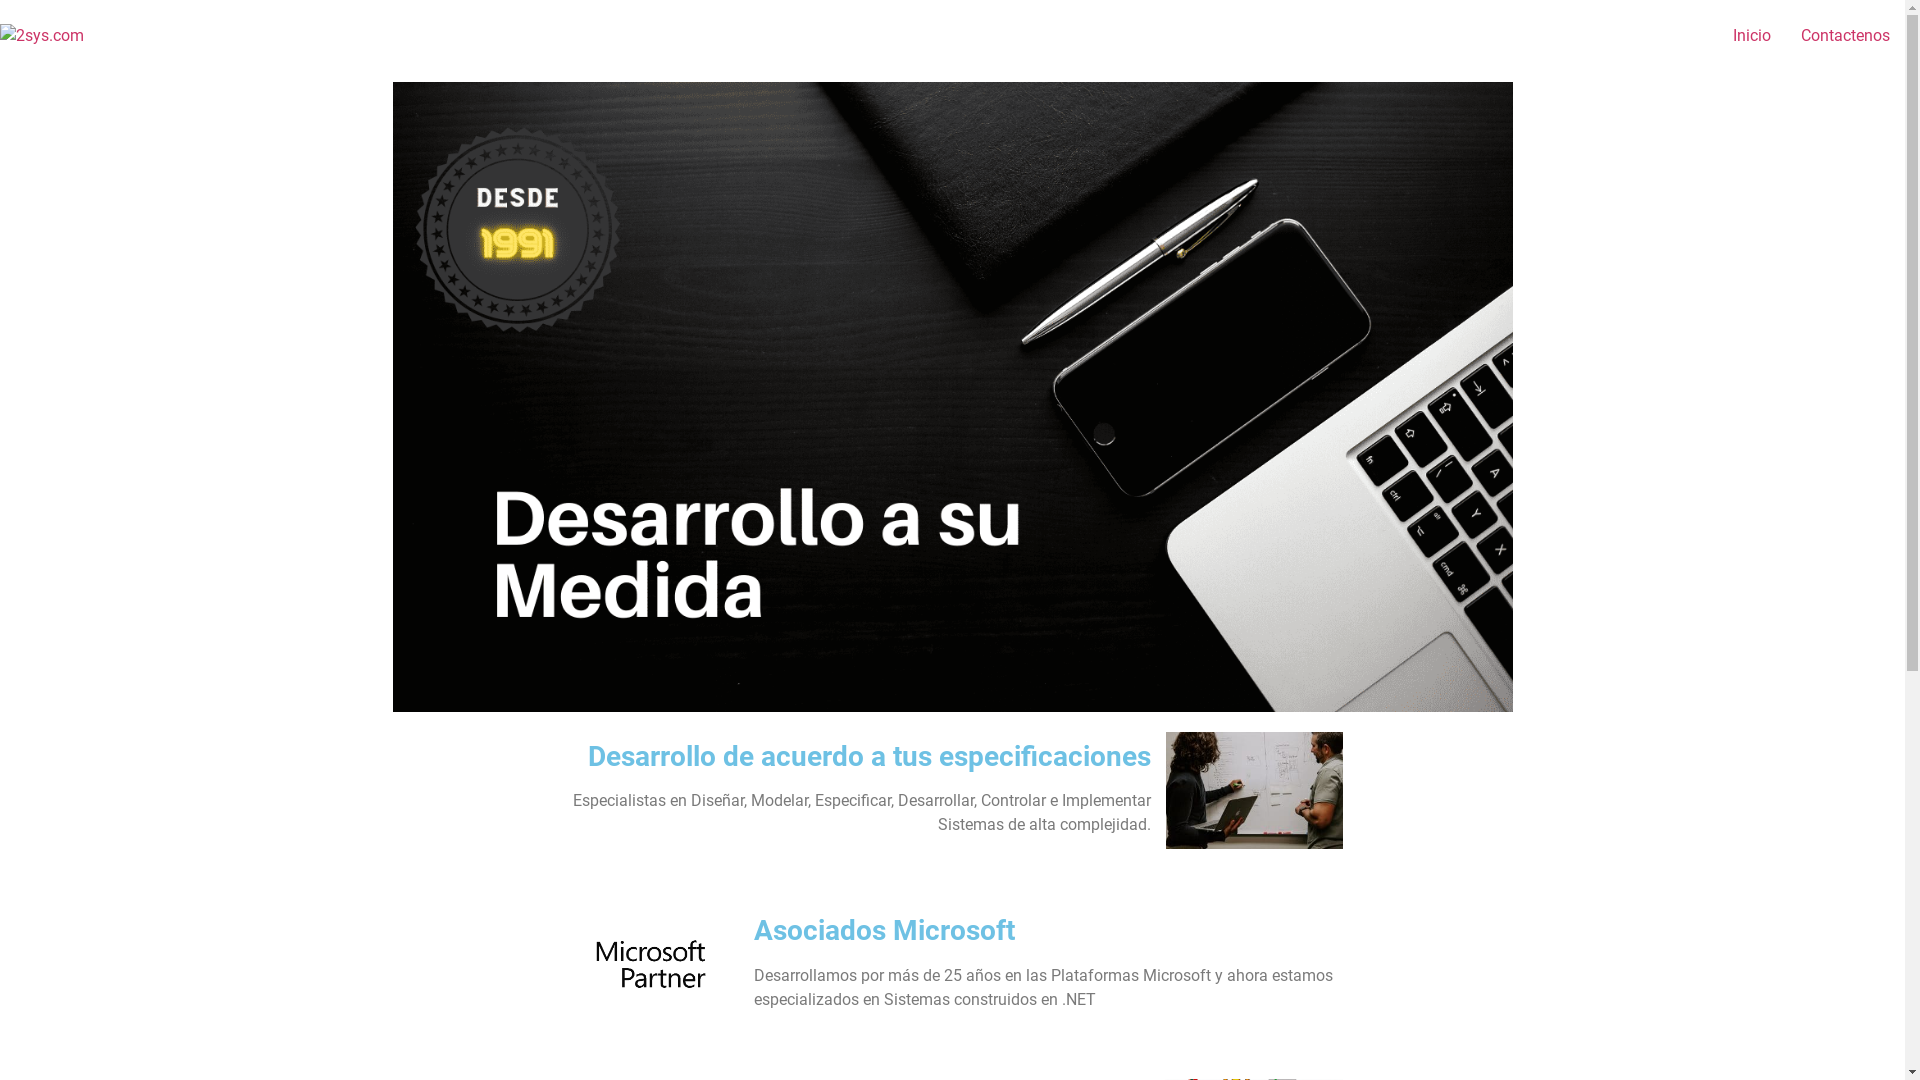 This screenshot has width=1920, height=1080. Describe the element at coordinates (1751, 35) in the screenshot. I see `'Inicio'` at that location.